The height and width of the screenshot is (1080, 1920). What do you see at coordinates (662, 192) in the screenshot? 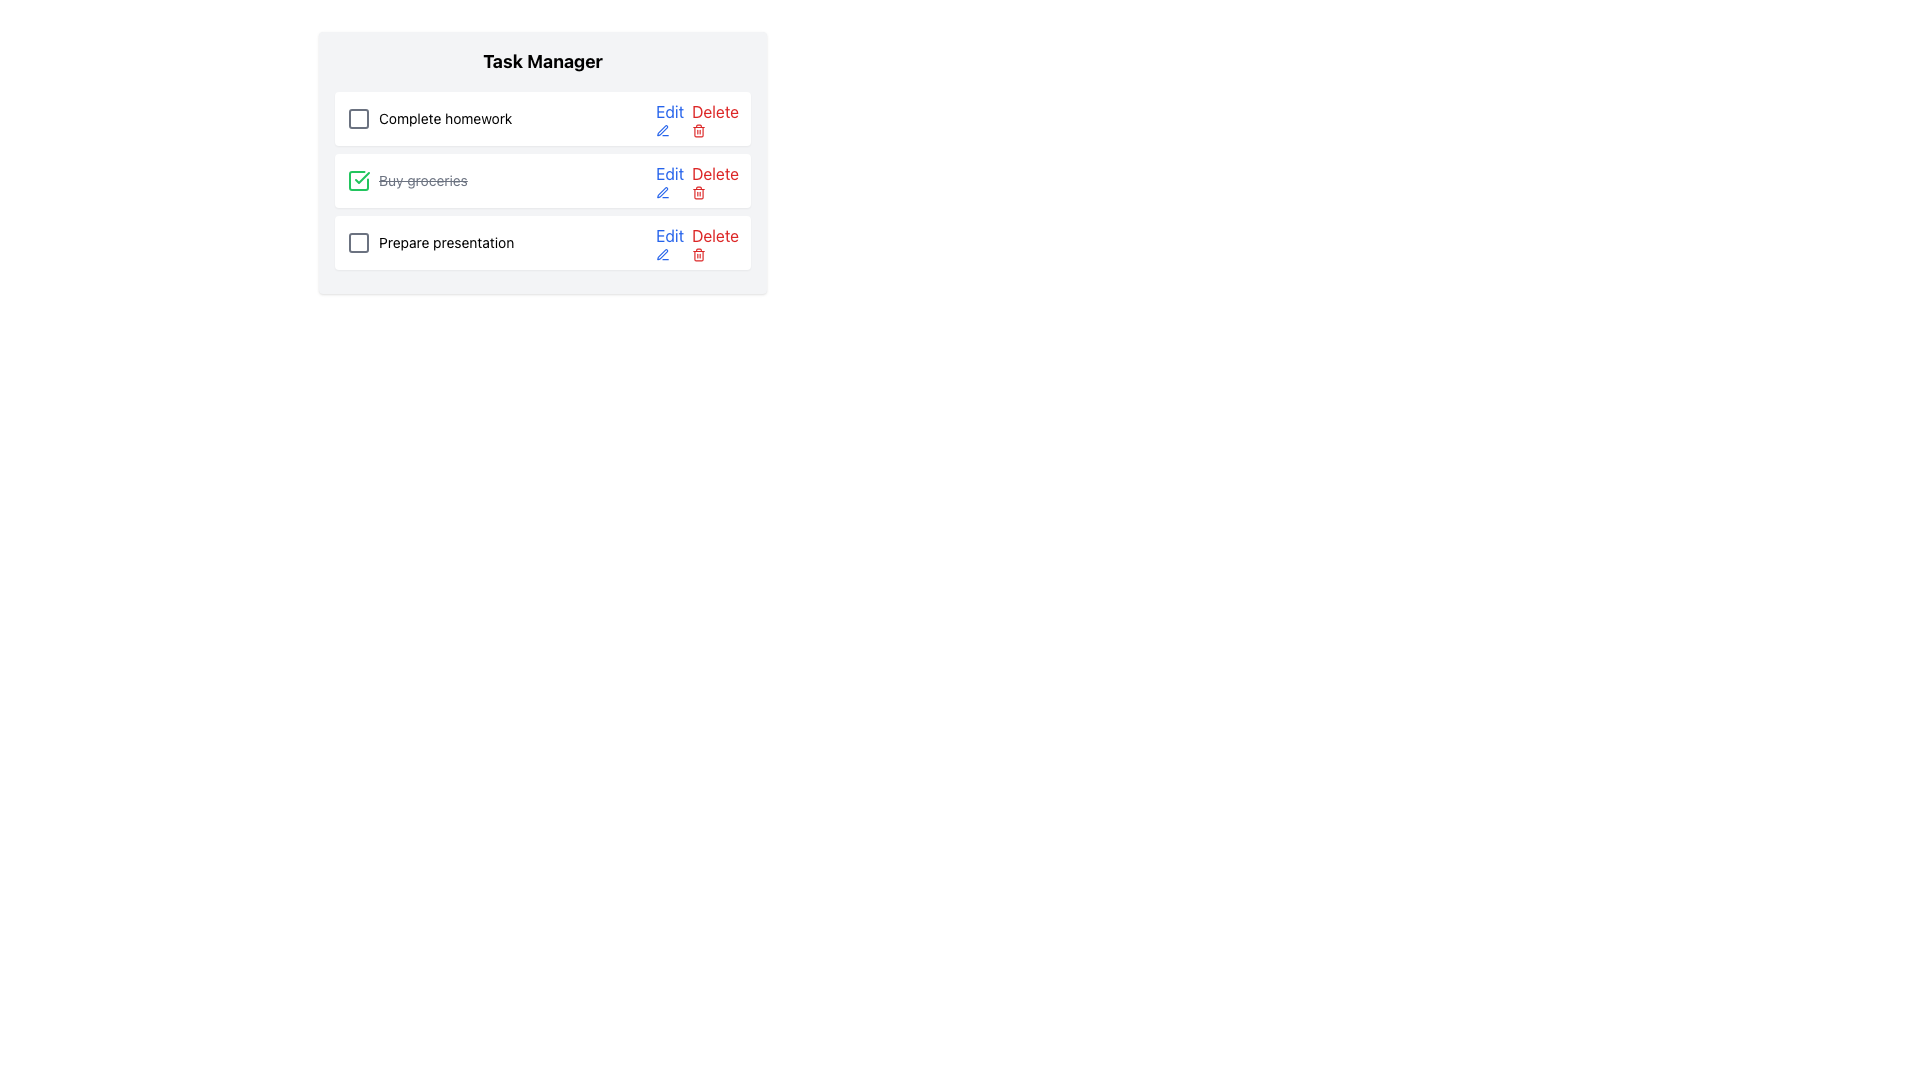
I see `the edit icon for the 'Buy groceries' task to modify its details` at bounding box center [662, 192].